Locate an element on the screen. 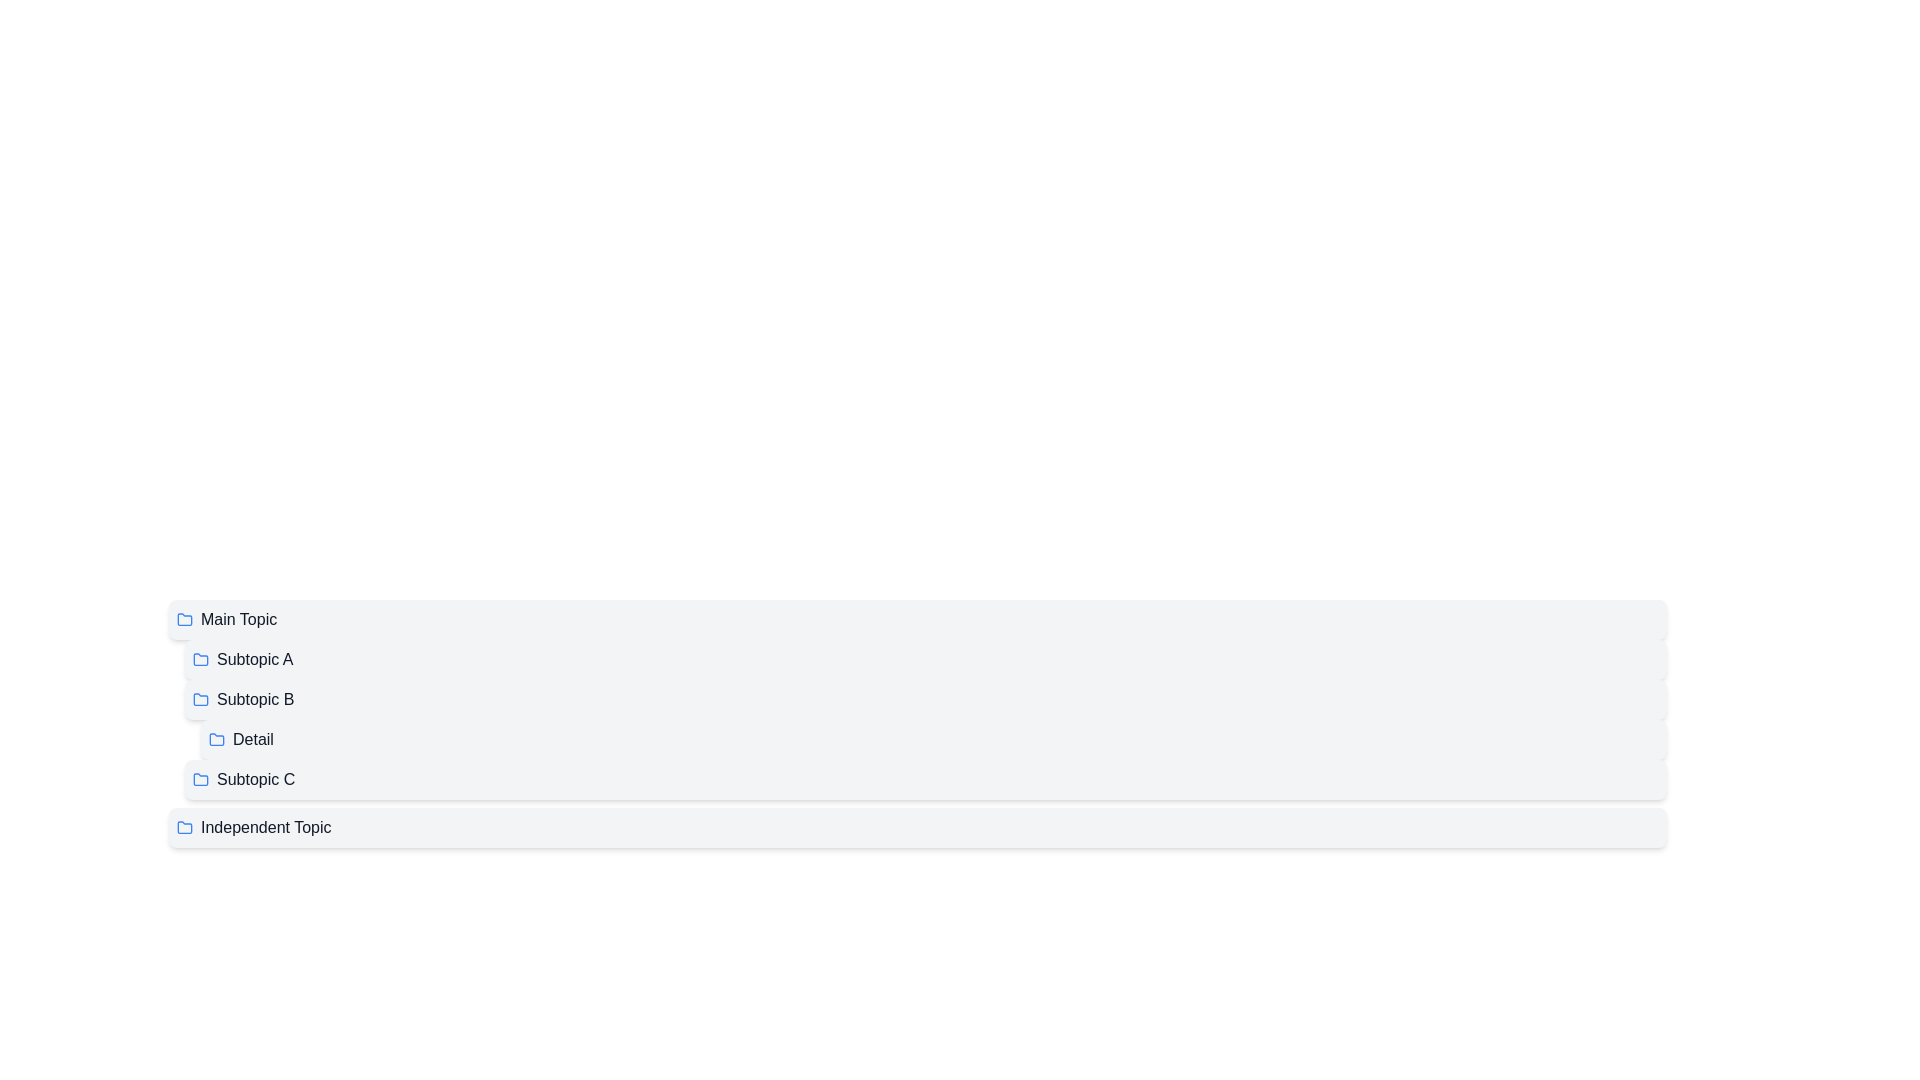 This screenshot has height=1080, width=1920. the last selectable list item labeled 'Independent Topic' is located at coordinates (916, 828).